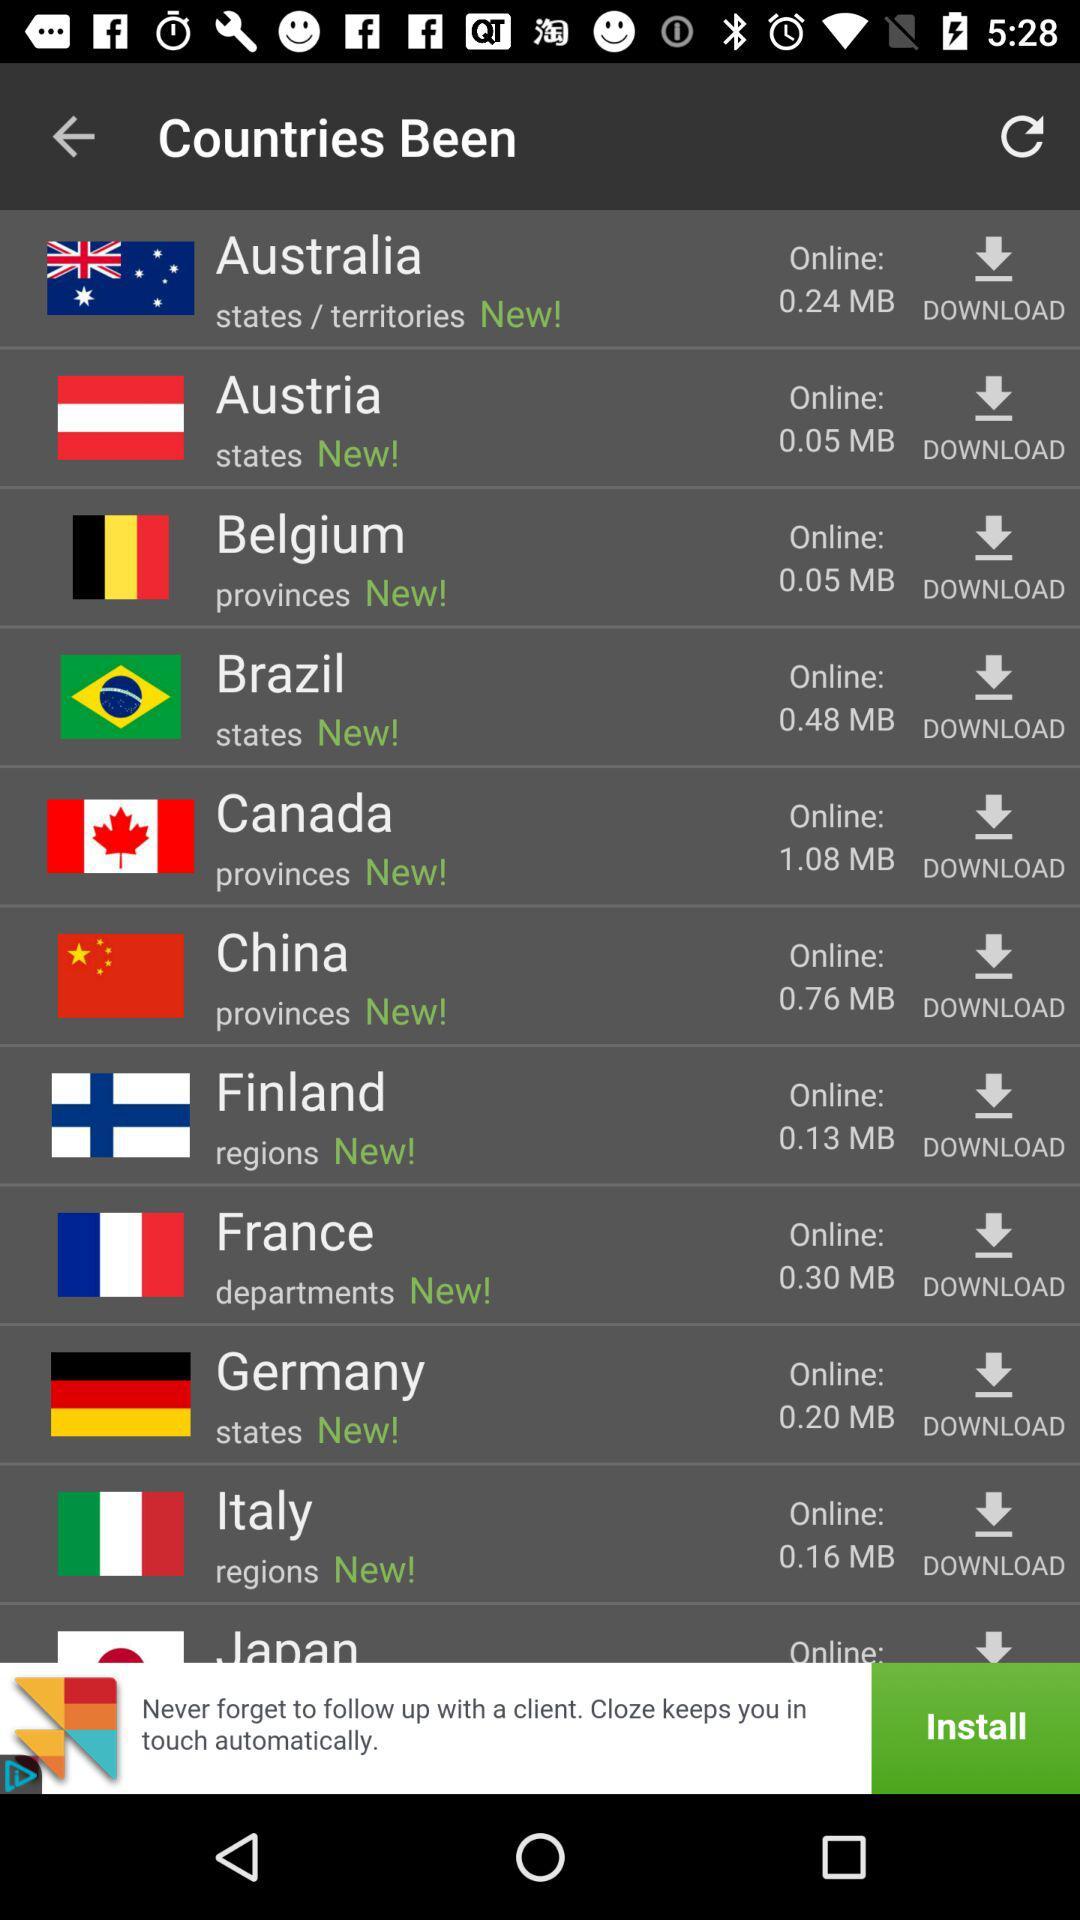 The image size is (1080, 1920). I want to click on download italy, so click(993, 1515).